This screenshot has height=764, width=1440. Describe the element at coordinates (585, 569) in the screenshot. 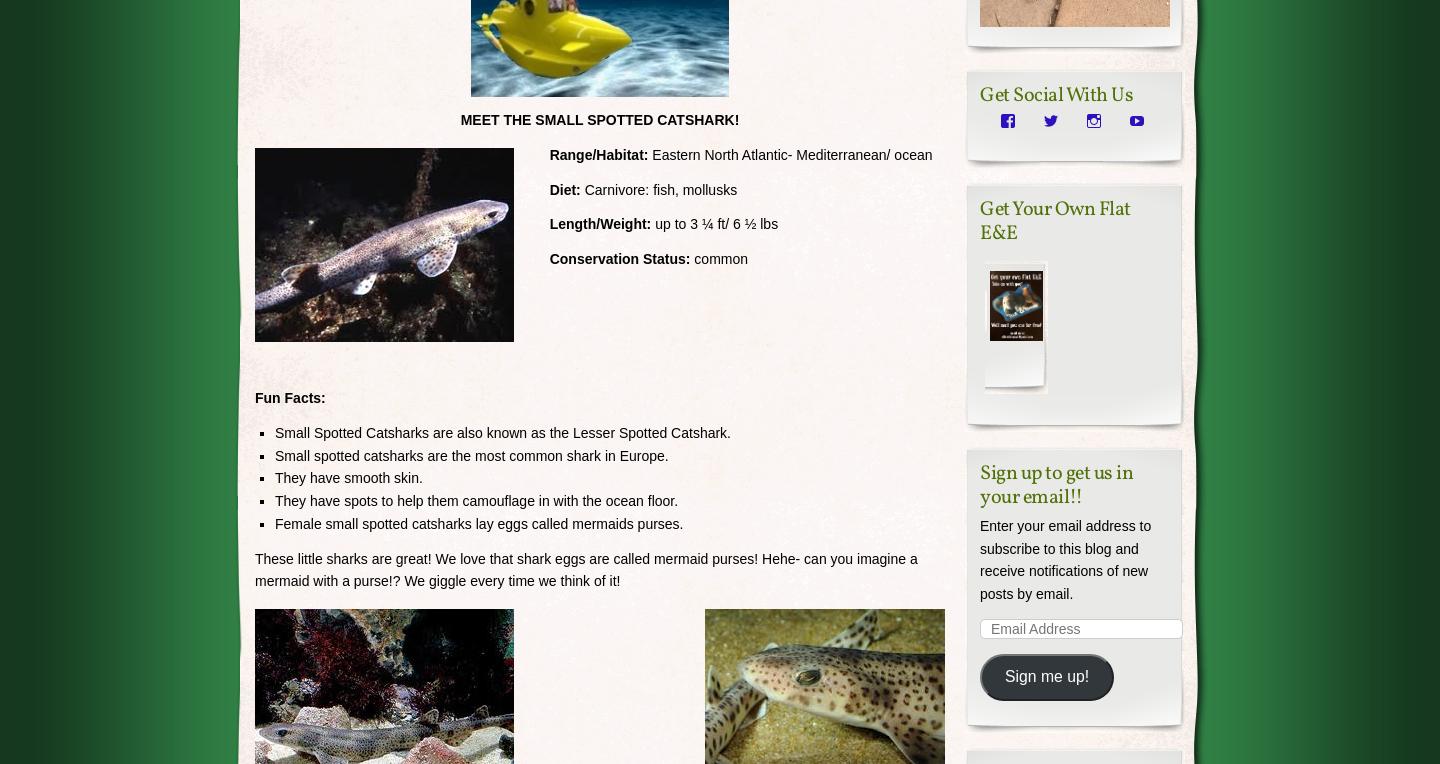

I see `'These little sharks are great! We love that shark eggs are called mermaid purses! Hehe- can you imagine a mermaid with a purse!? We giggle every time we think of it!'` at that location.